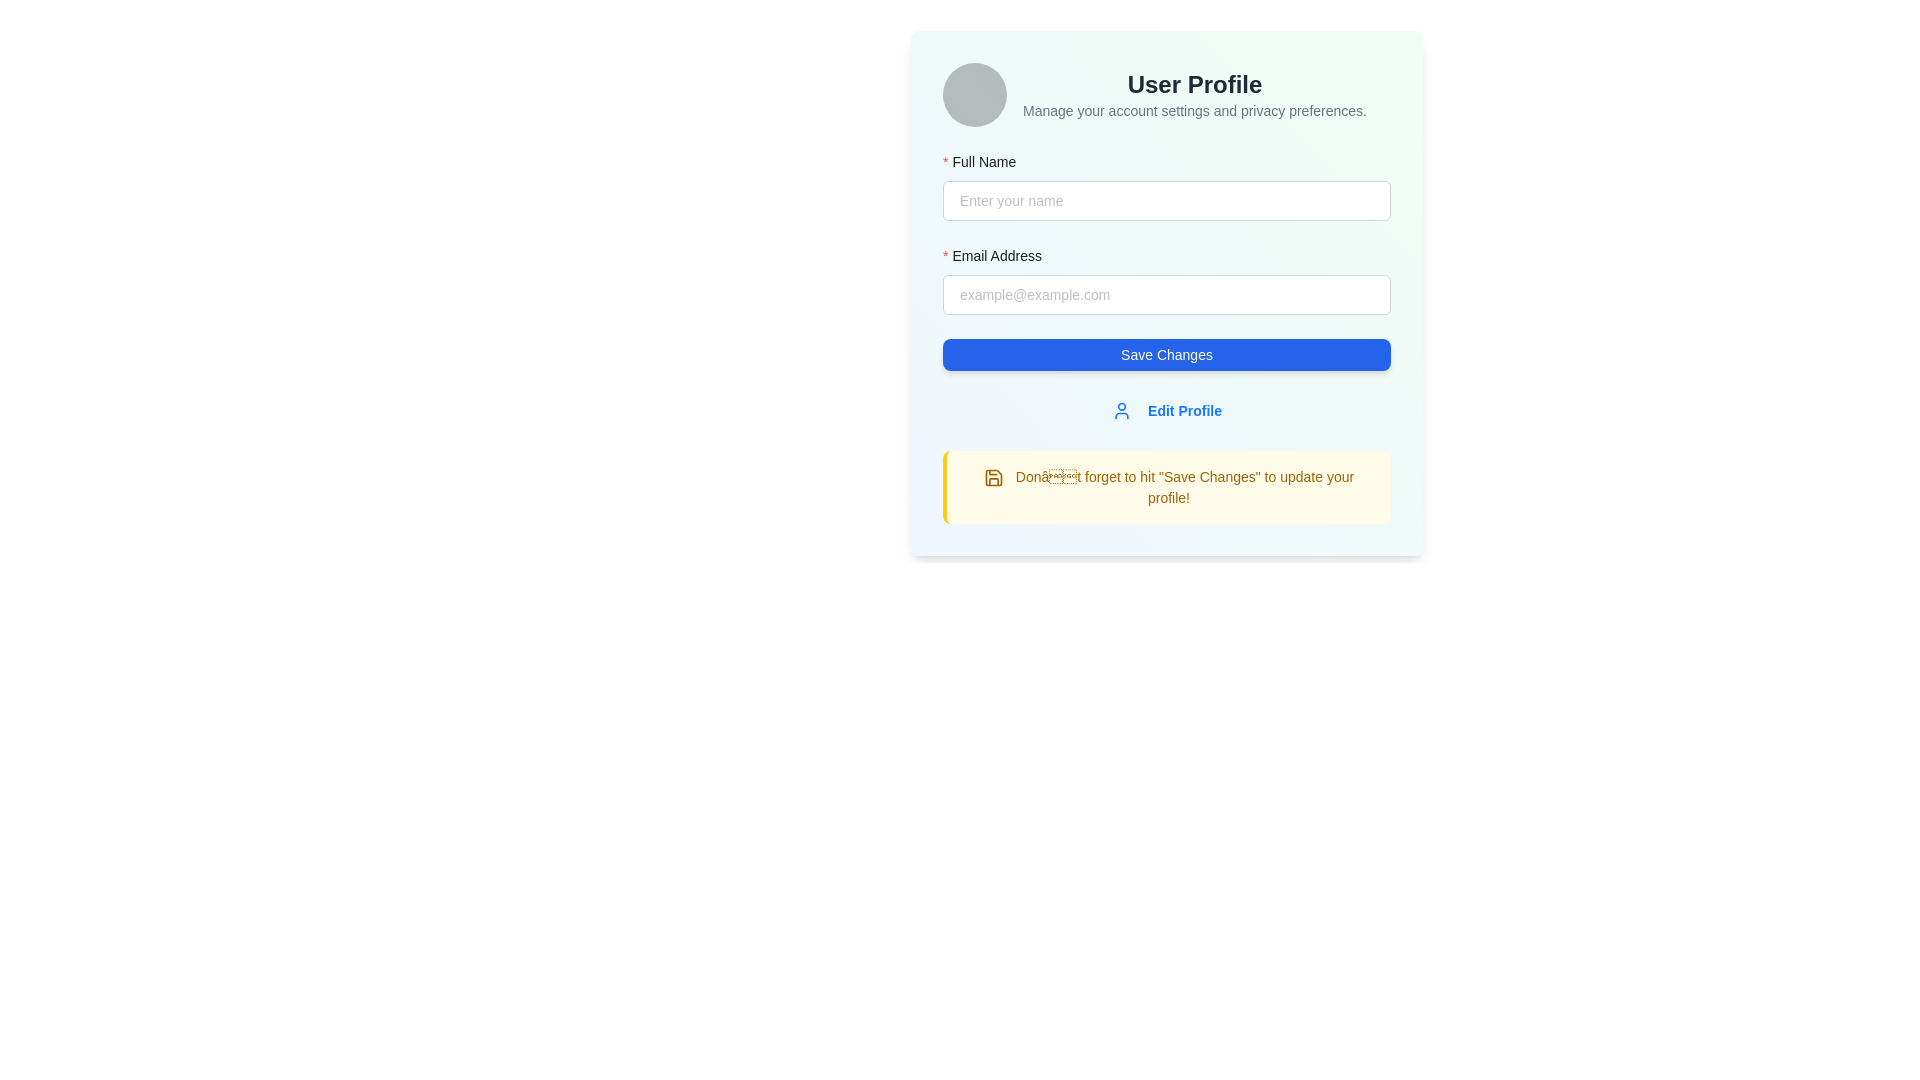 The height and width of the screenshot is (1080, 1920). What do you see at coordinates (1195, 111) in the screenshot?
I see `the static text element that provides instructions about managing account settings and privacy preferences, located below the 'User Profile' title in the user profile section` at bounding box center [1195, 111].